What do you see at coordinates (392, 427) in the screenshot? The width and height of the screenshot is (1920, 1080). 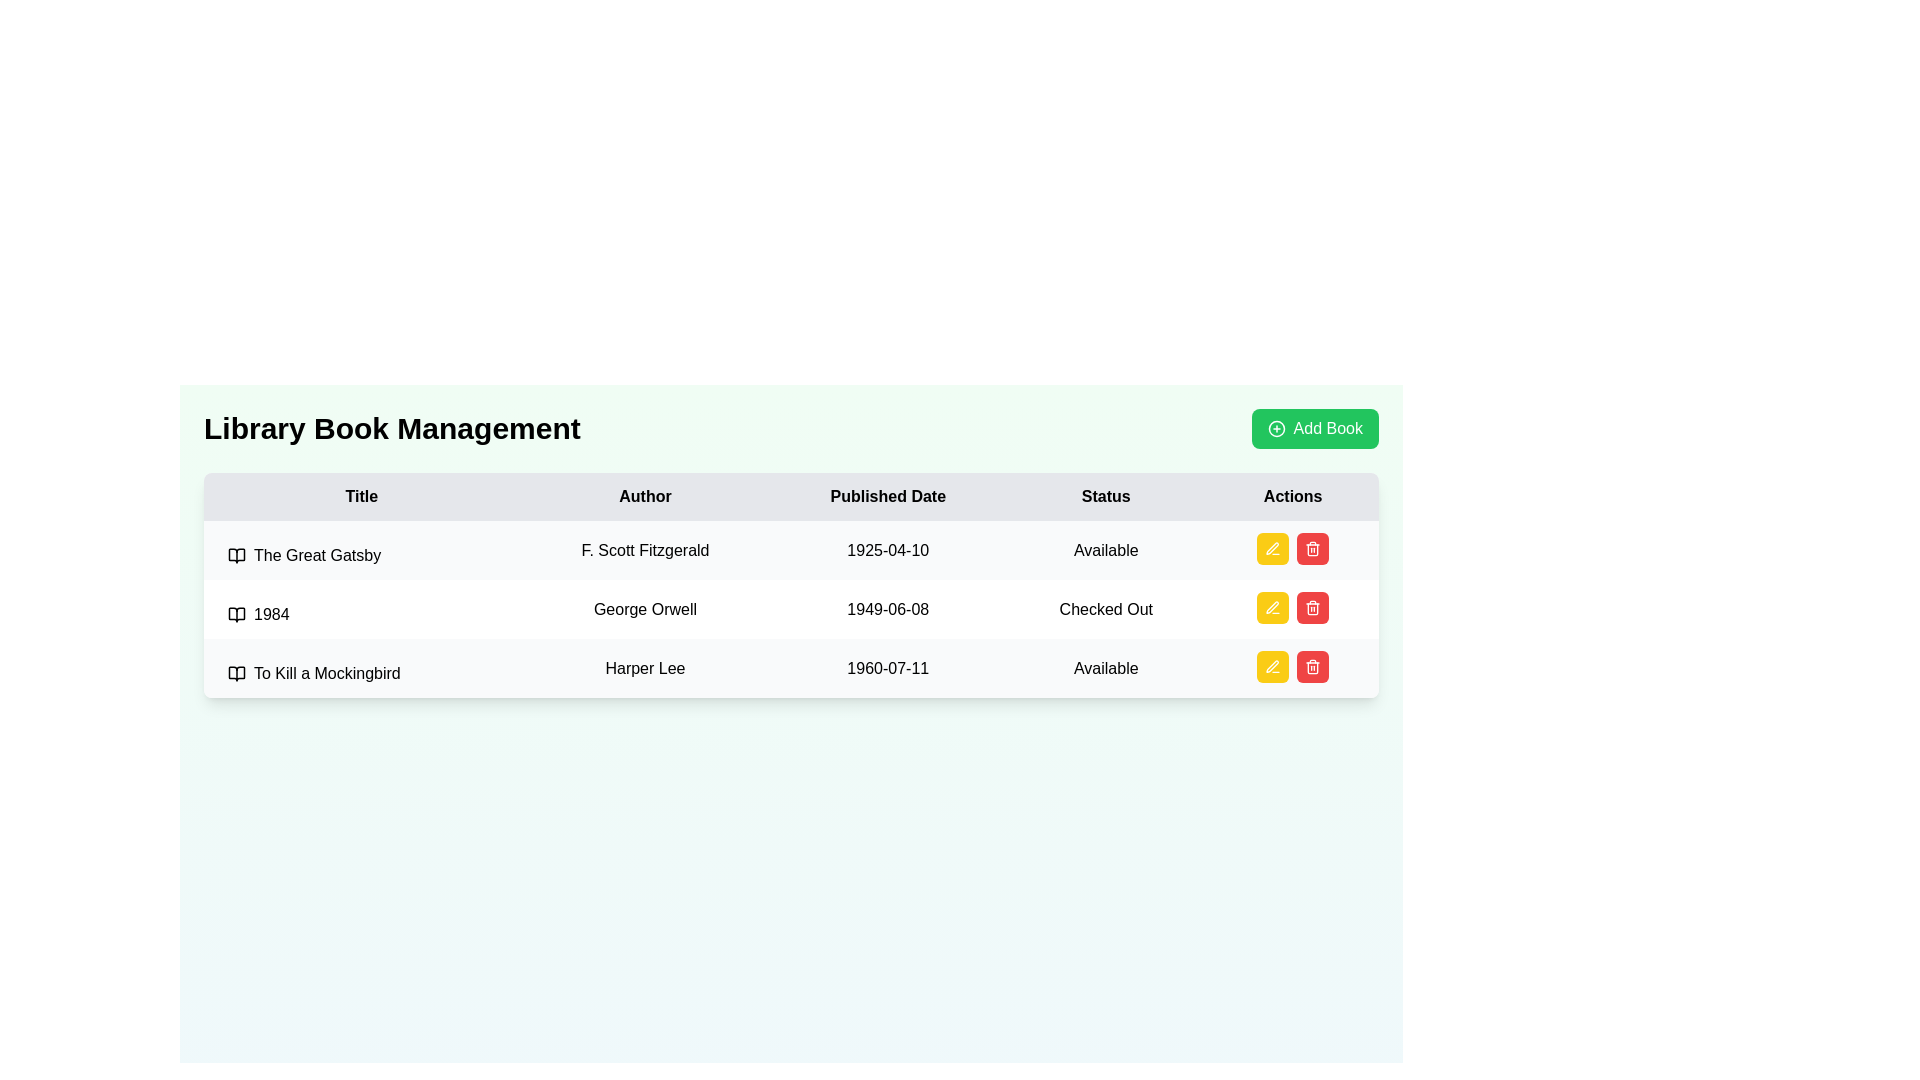 I see `the bold, large text label displaying 'Library Book Management' at the top of the page layout` at bounding box center [392, 427].